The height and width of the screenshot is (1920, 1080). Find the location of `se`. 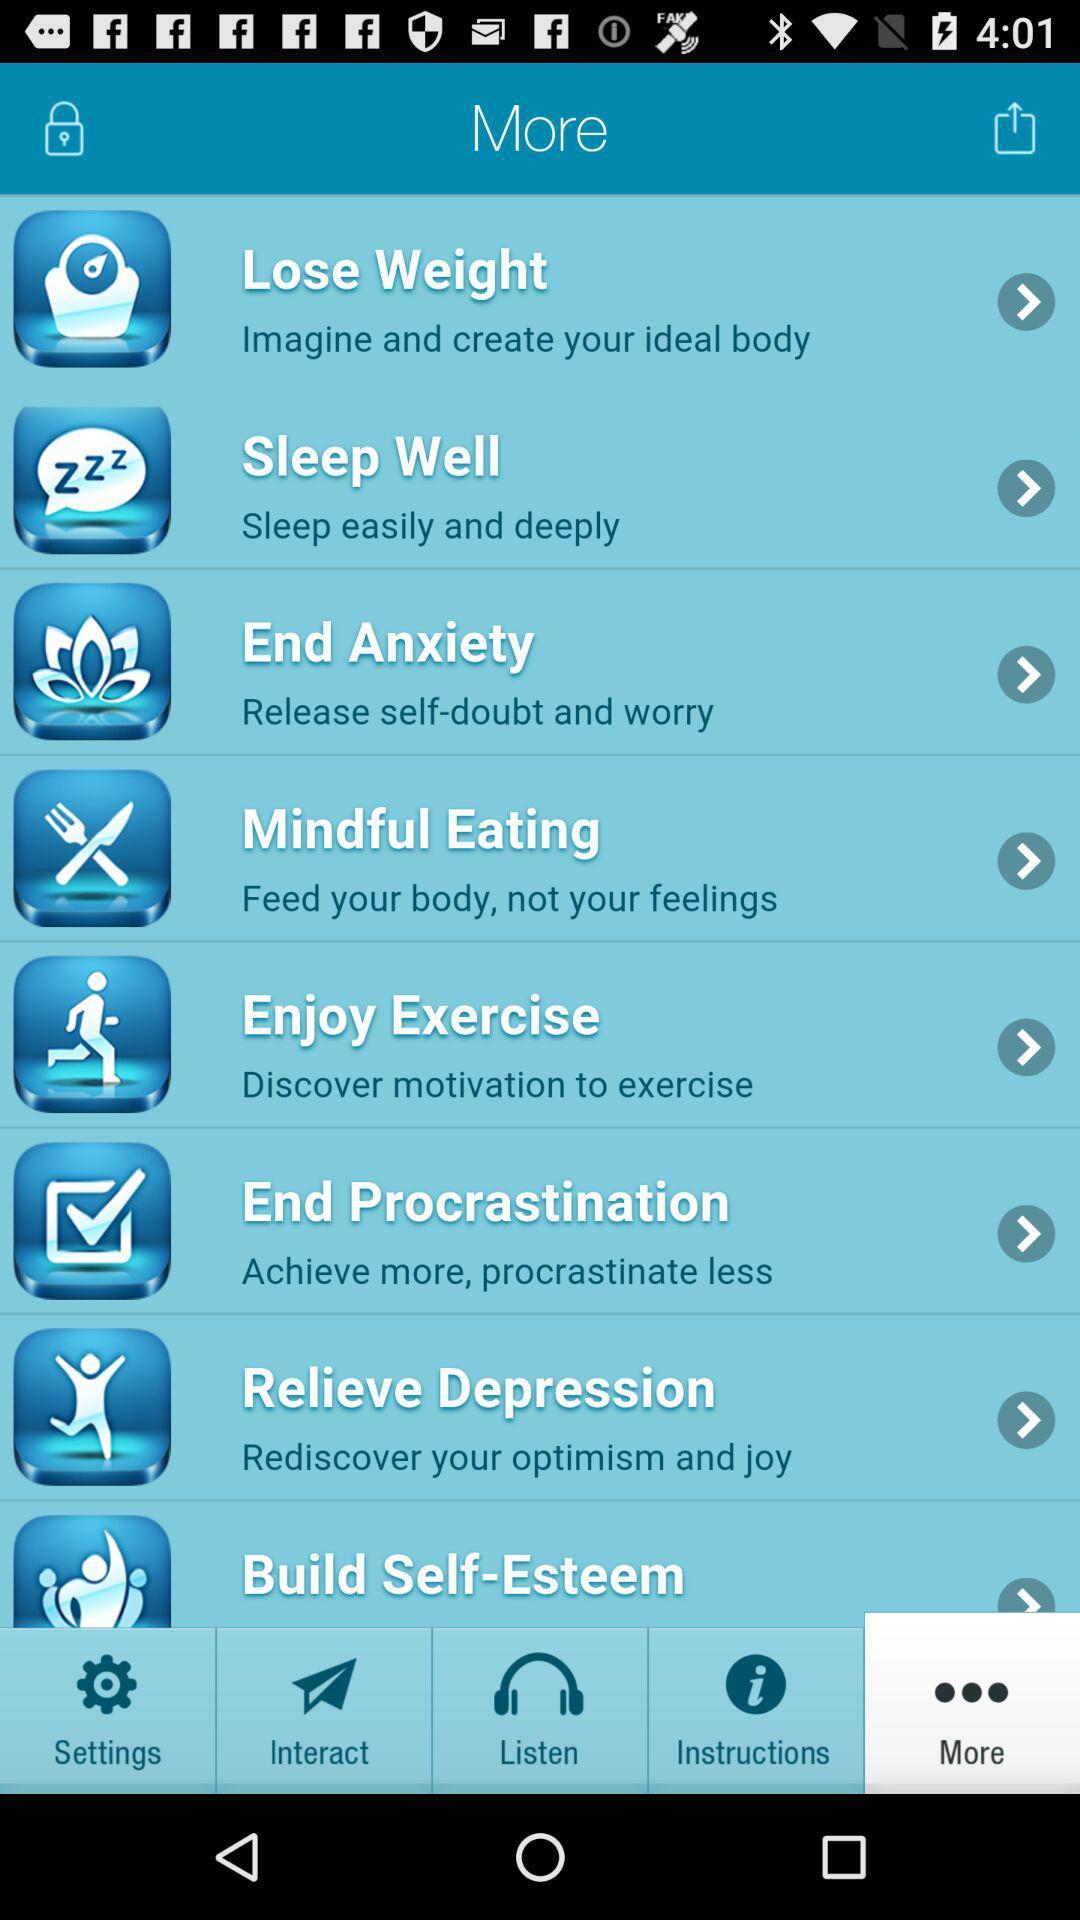

se is located at coordinates (756, 1701).